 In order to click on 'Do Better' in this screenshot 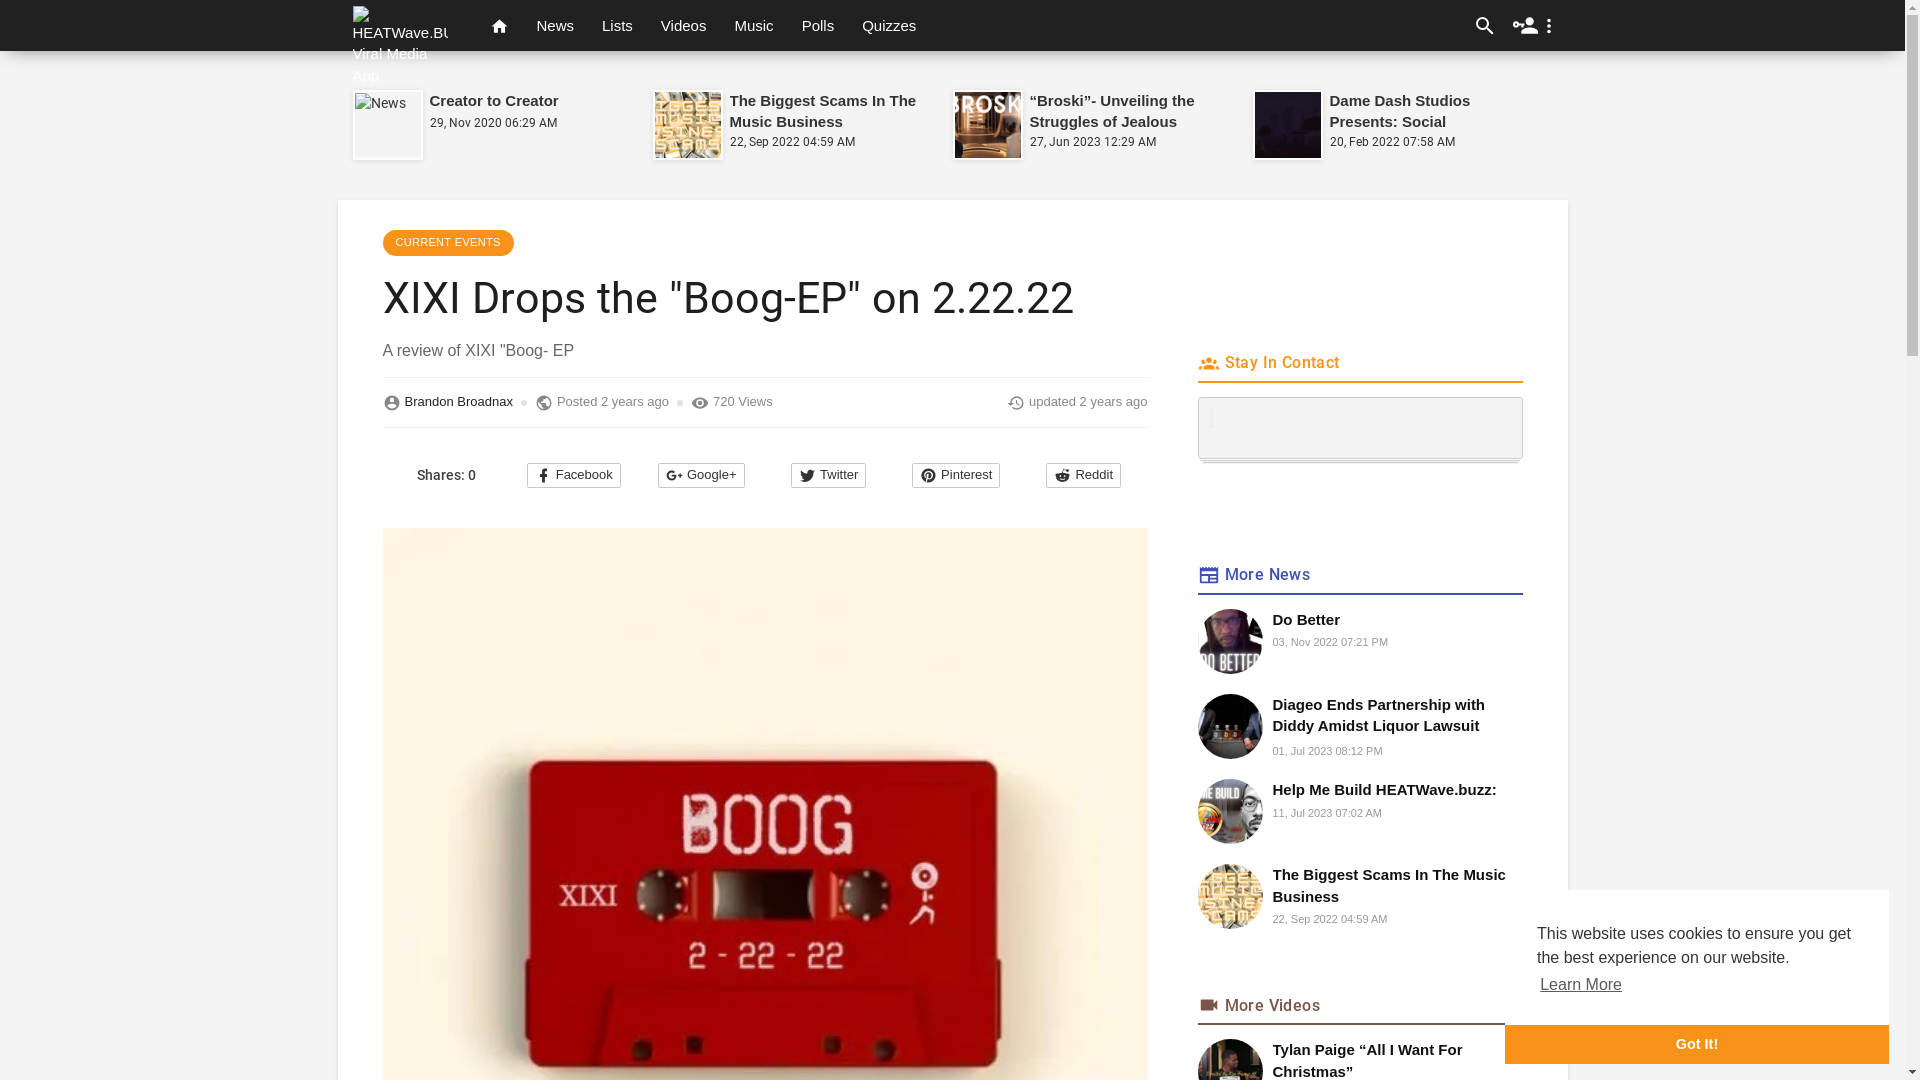, I will do `click(1271, 618)`.